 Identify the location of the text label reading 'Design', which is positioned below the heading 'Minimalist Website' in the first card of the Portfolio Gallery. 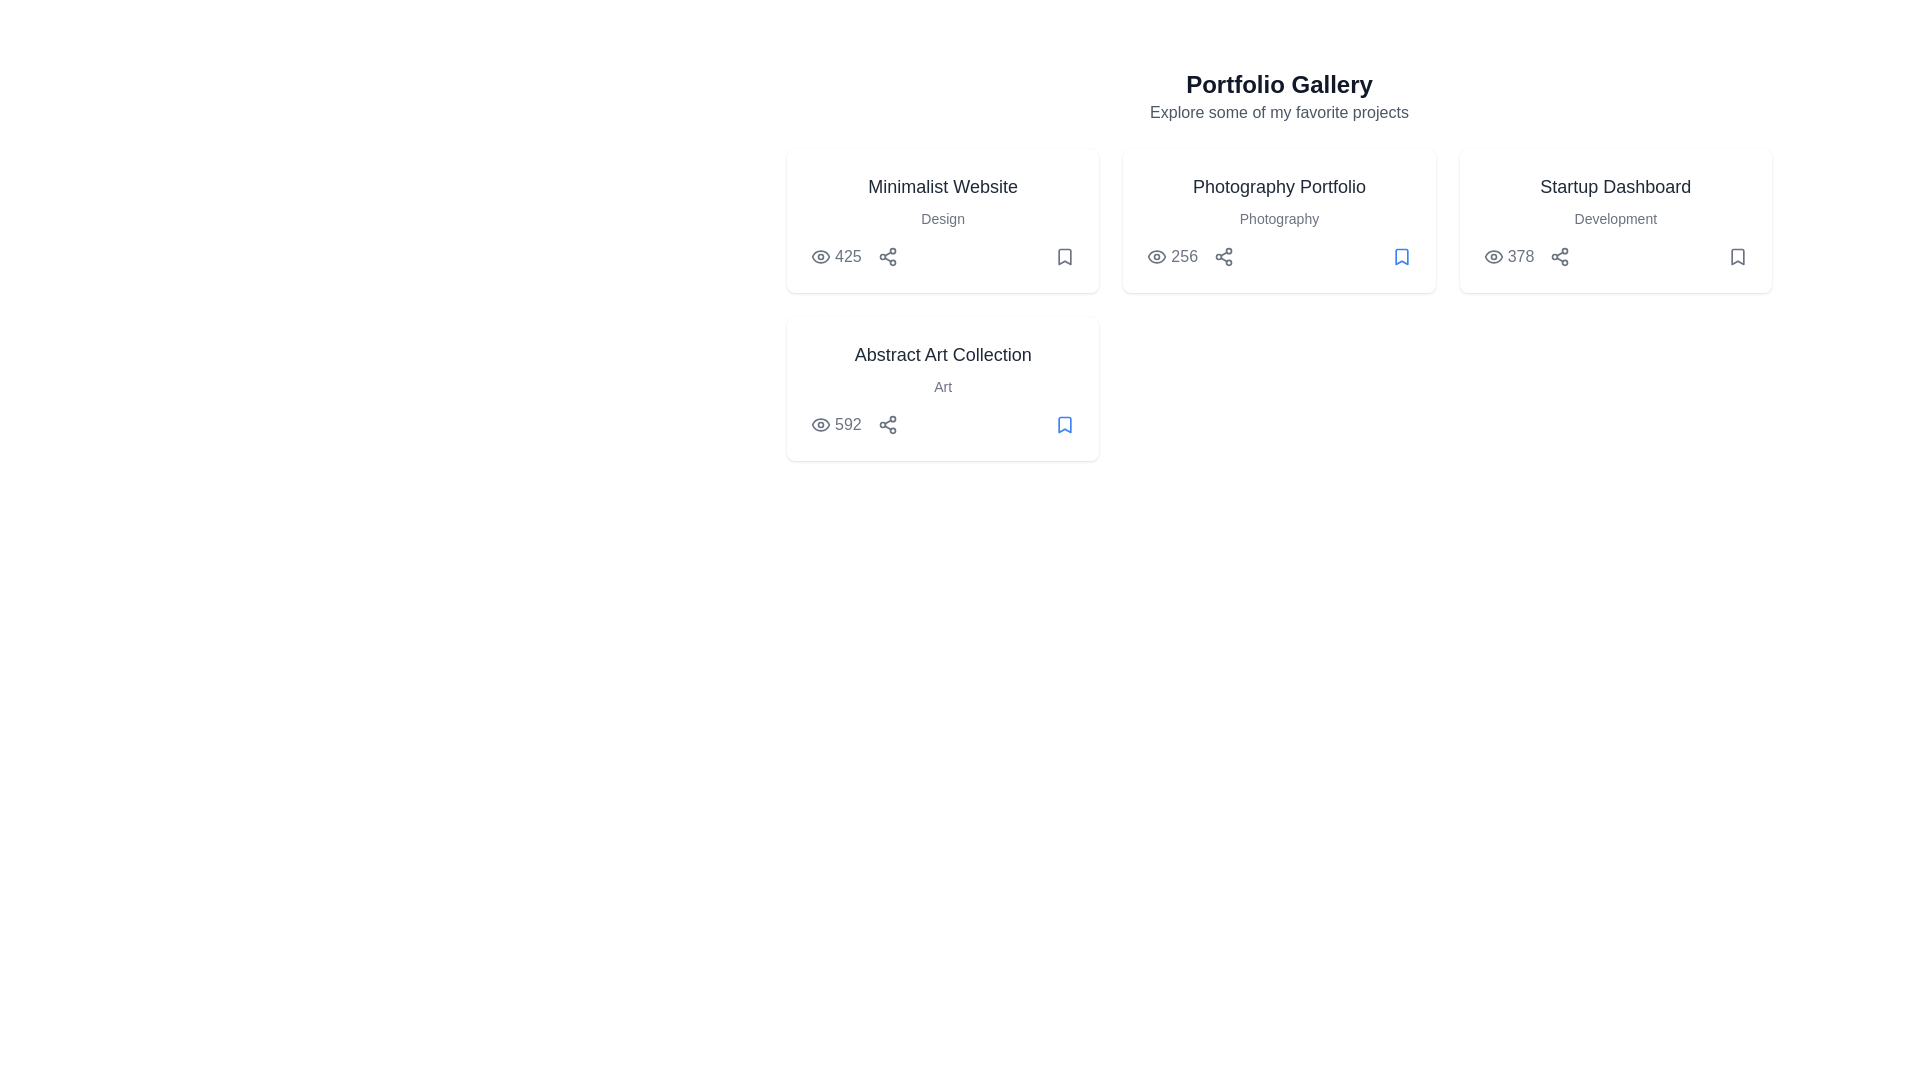
(942, 219).